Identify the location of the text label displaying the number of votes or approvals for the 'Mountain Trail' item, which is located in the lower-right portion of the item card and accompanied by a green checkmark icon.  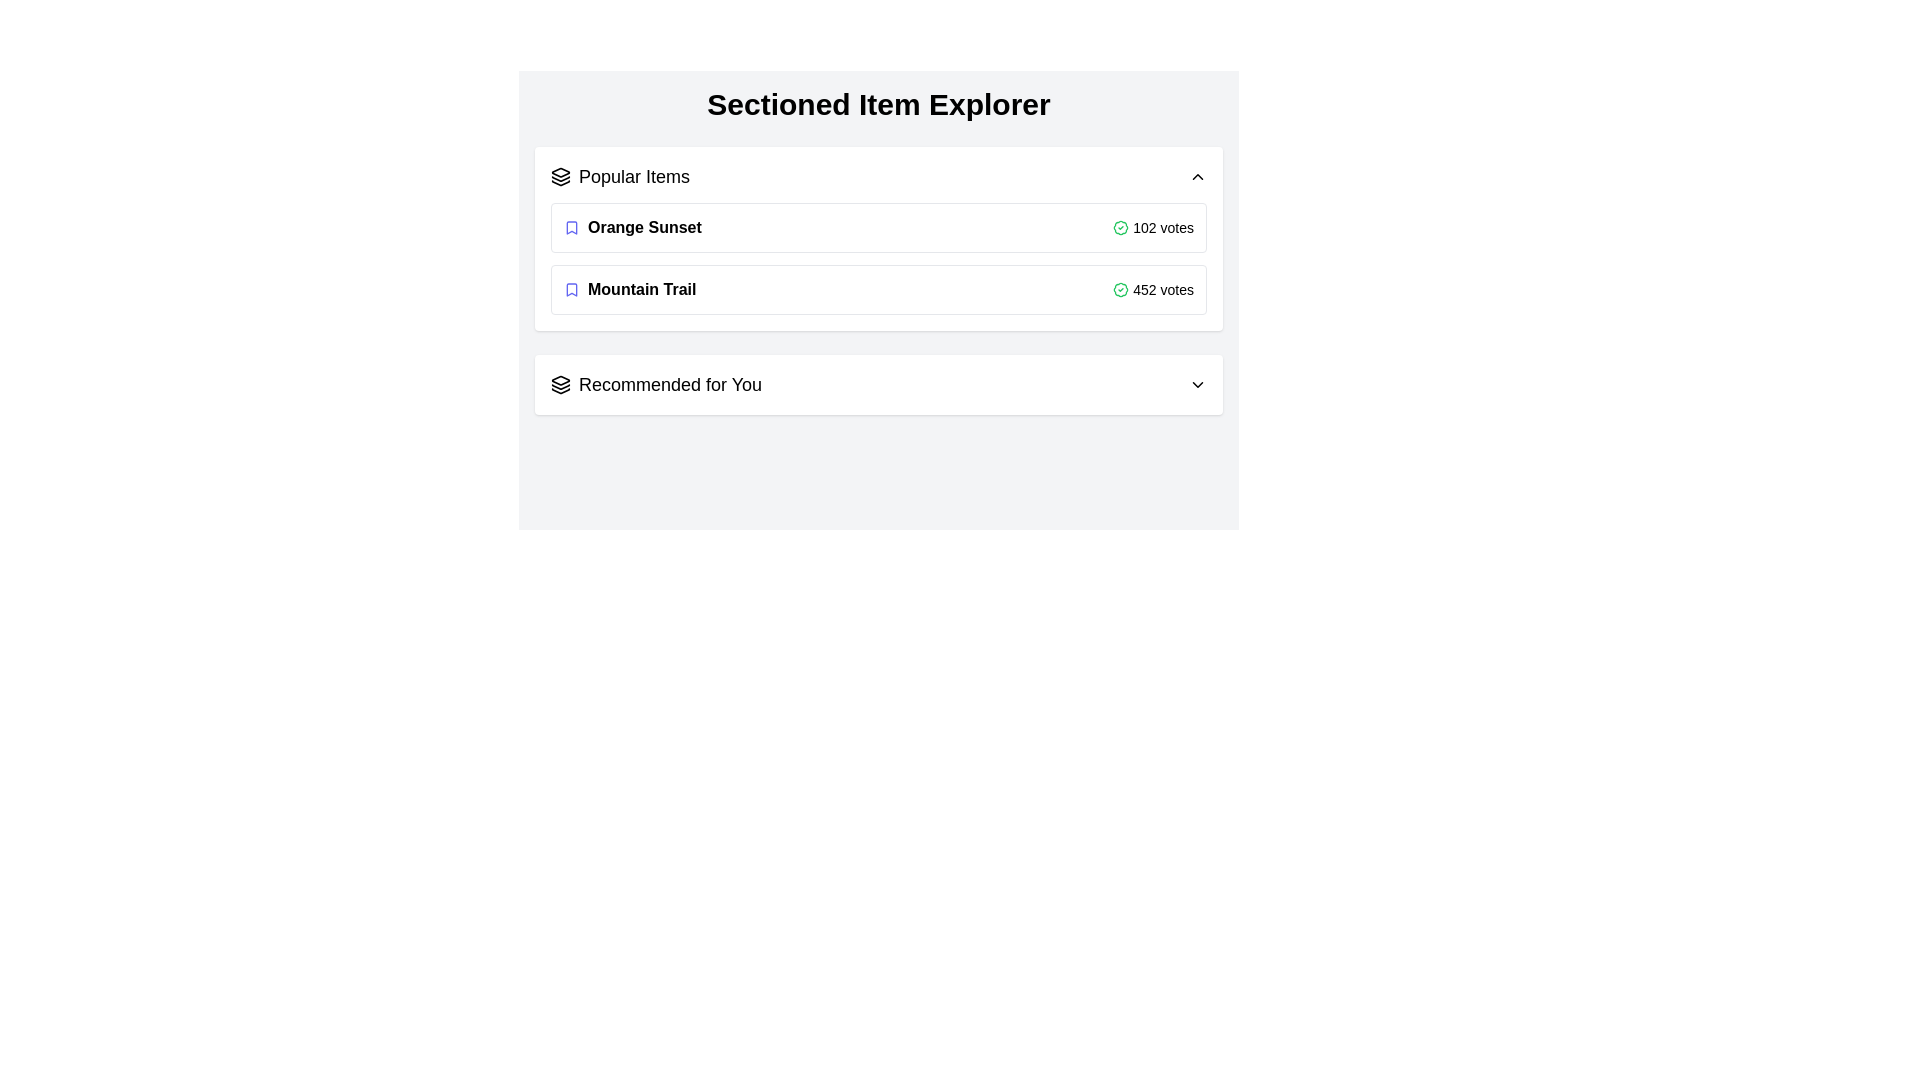
(1153, 289).